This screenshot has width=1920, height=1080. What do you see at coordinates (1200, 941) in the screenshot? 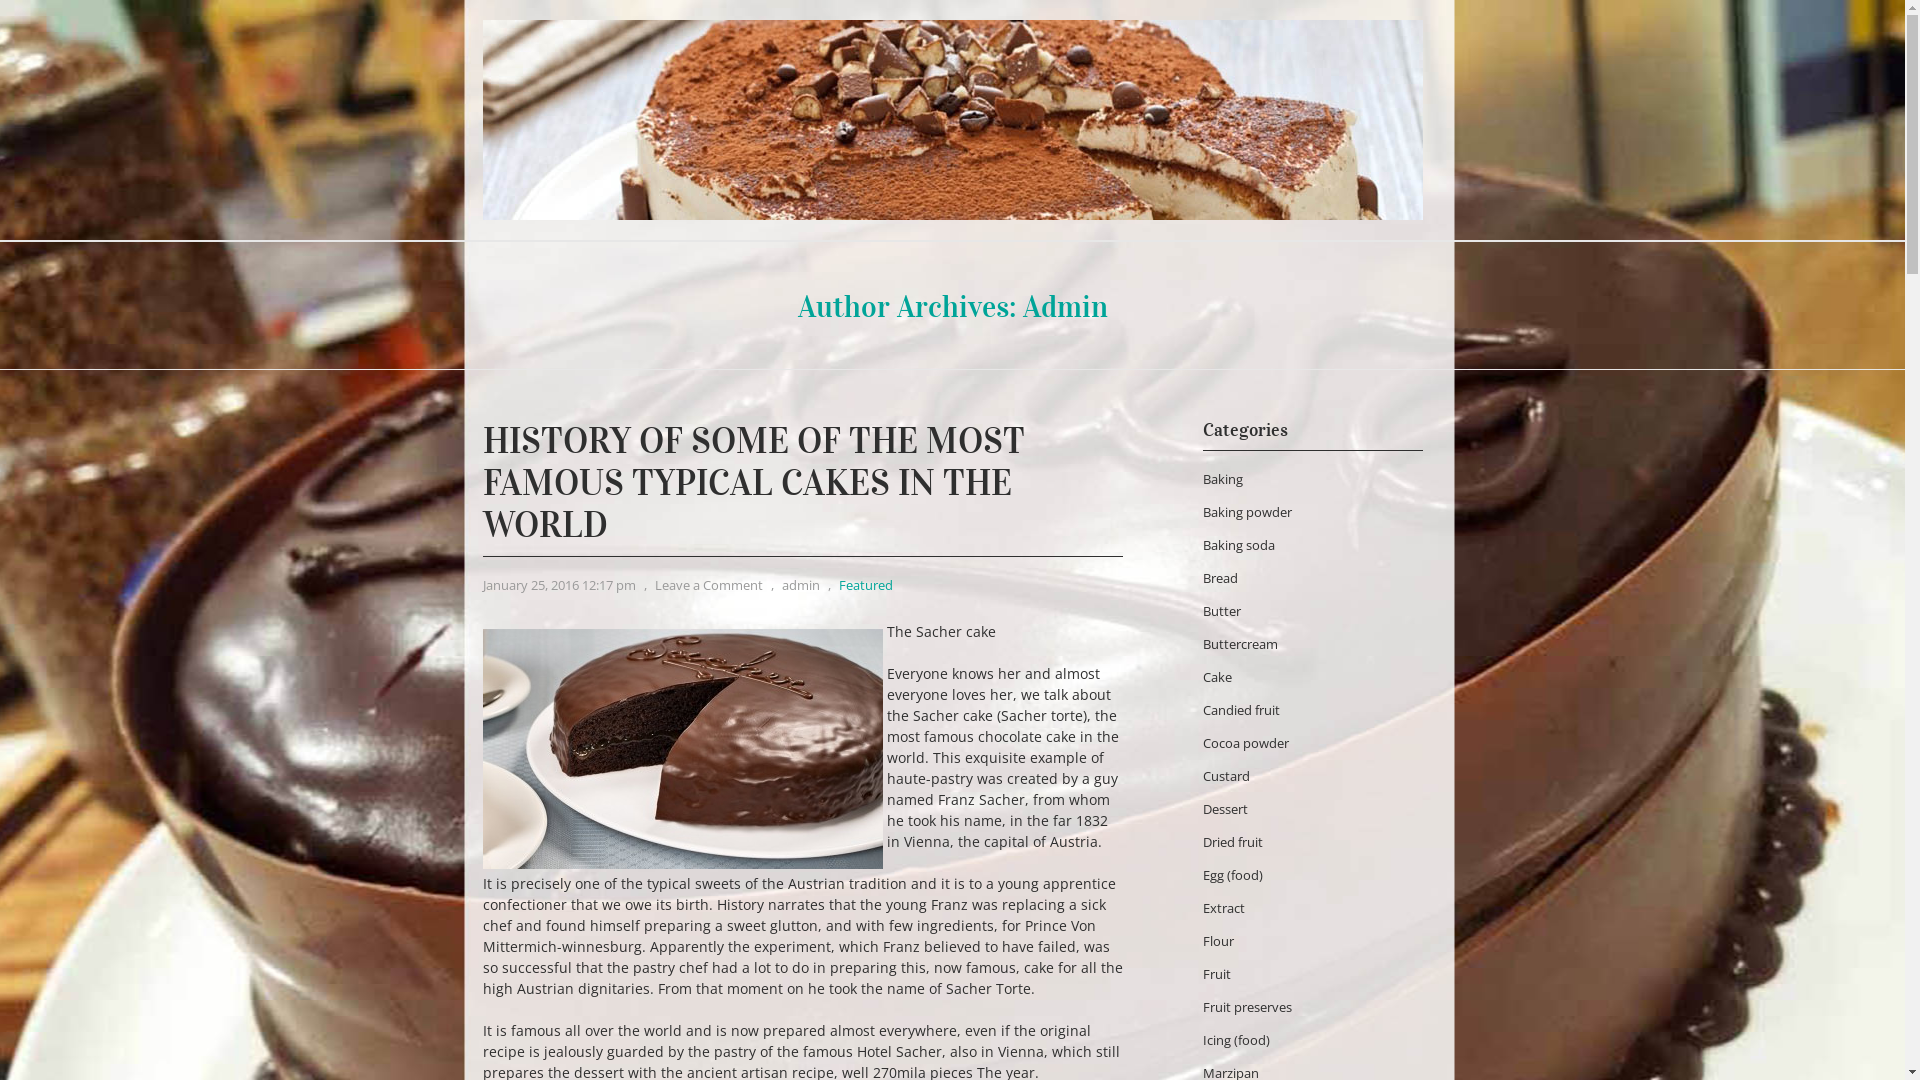
I see `'Flour'` at bounding box center [1200, 941].